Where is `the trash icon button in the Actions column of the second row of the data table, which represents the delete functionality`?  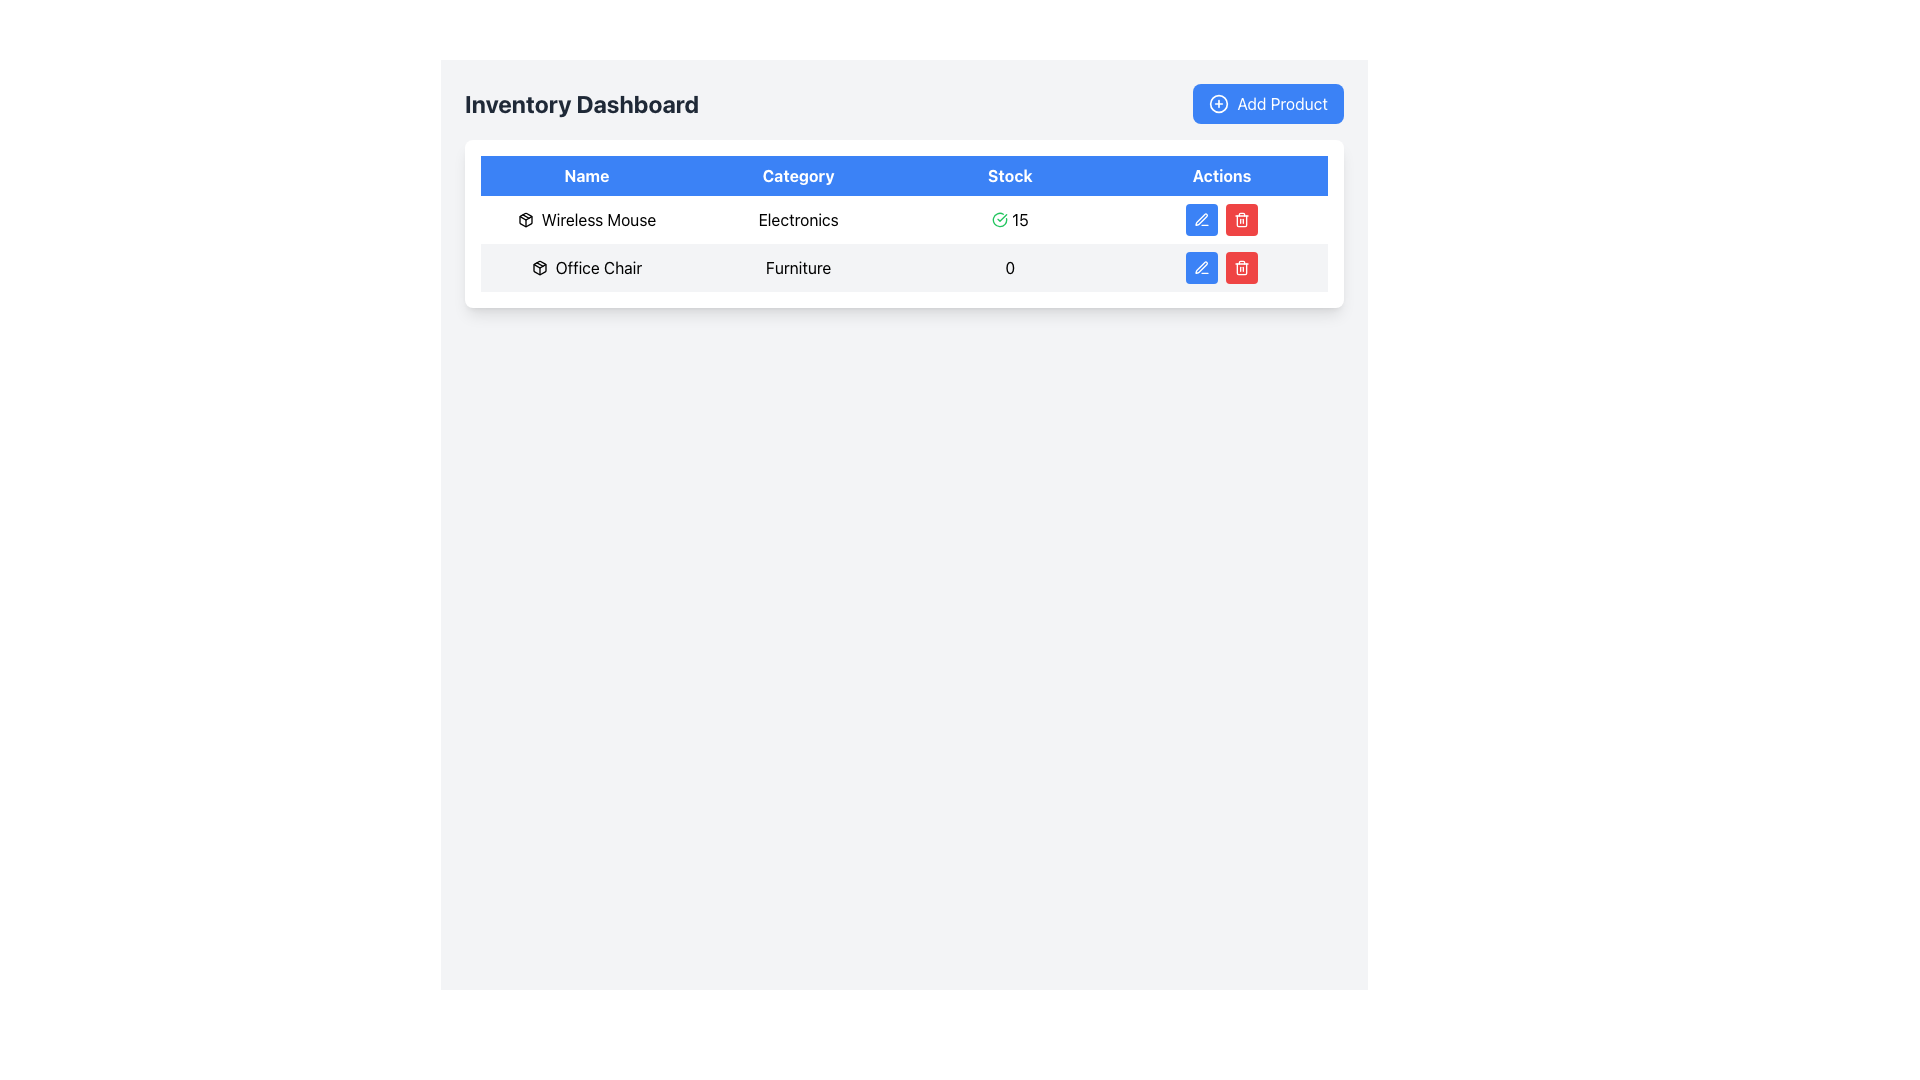 the trash icon button in the Actions column of the second row of the data table, which represents the delete functionality is located at coordinates (1241, 266).